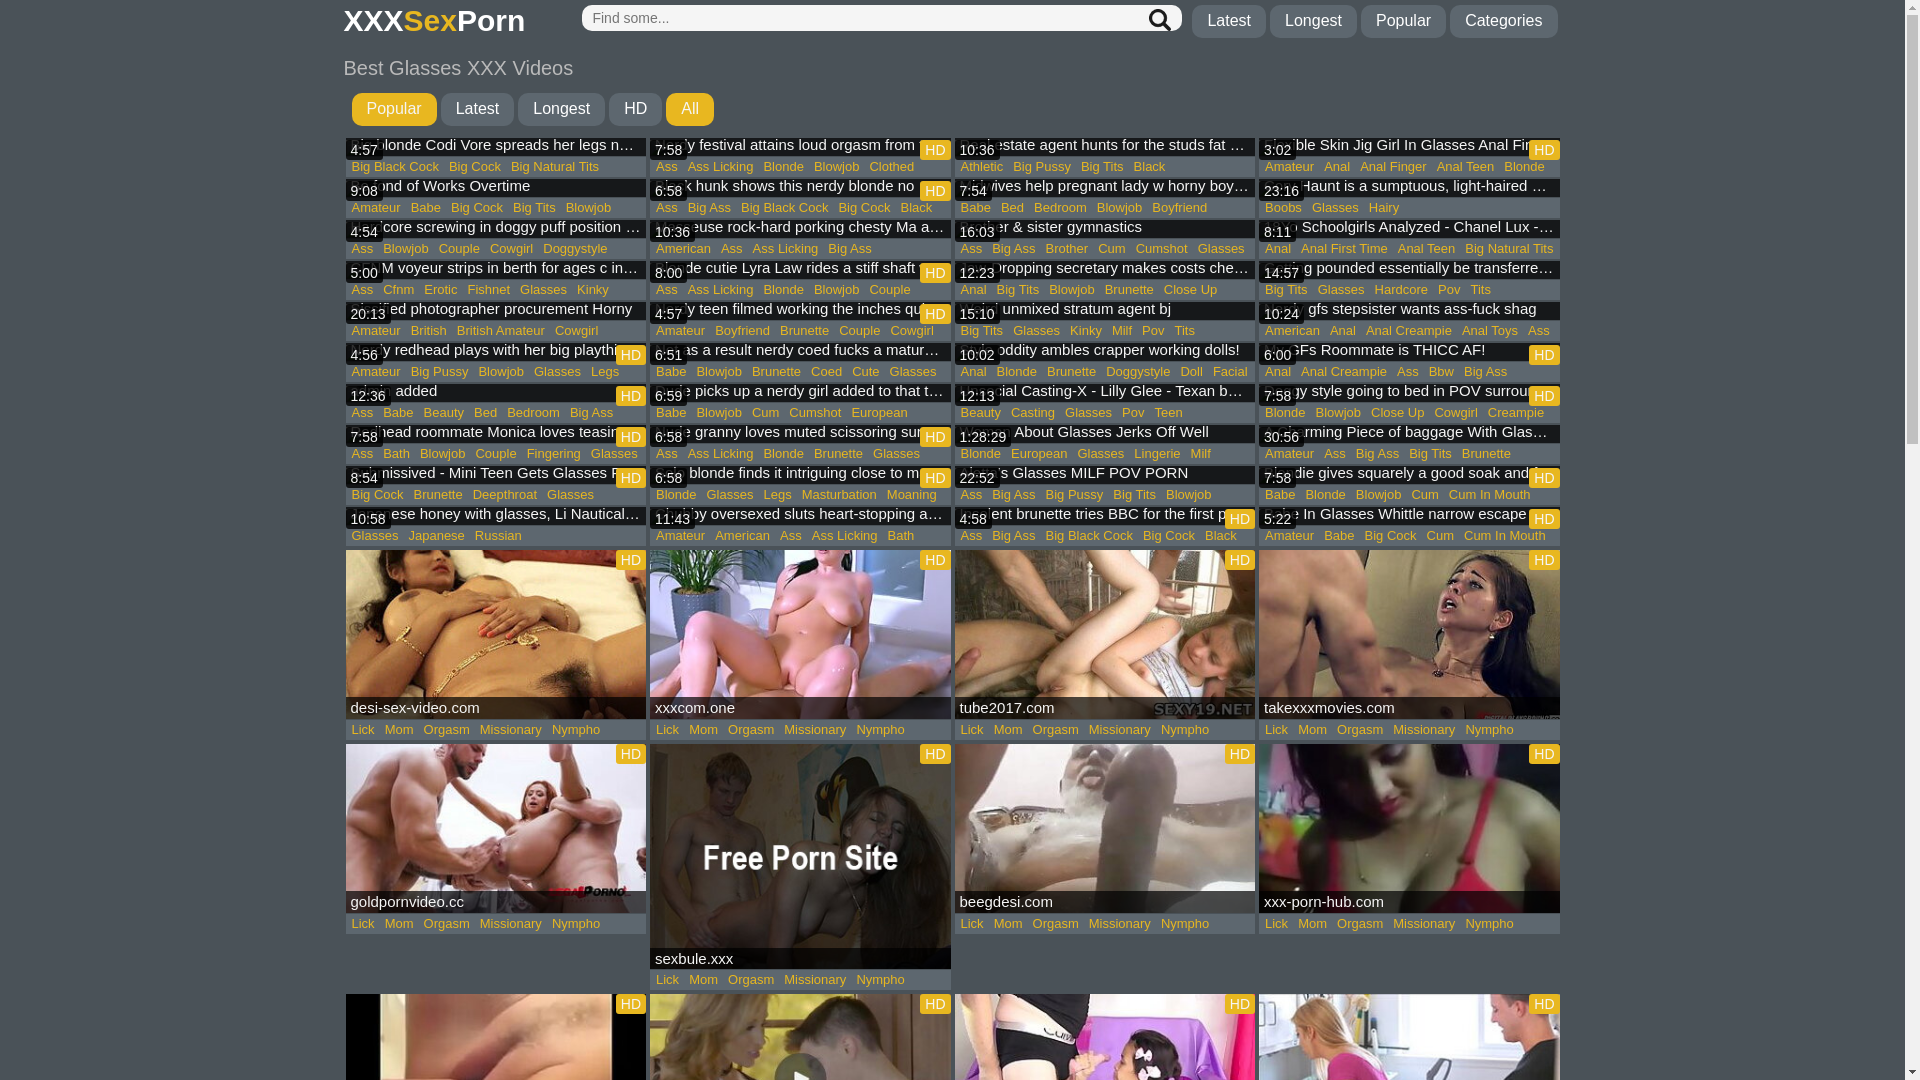 The image size is (1920, 1080). I want to click on 'Boyfriend', so click(710, 330).